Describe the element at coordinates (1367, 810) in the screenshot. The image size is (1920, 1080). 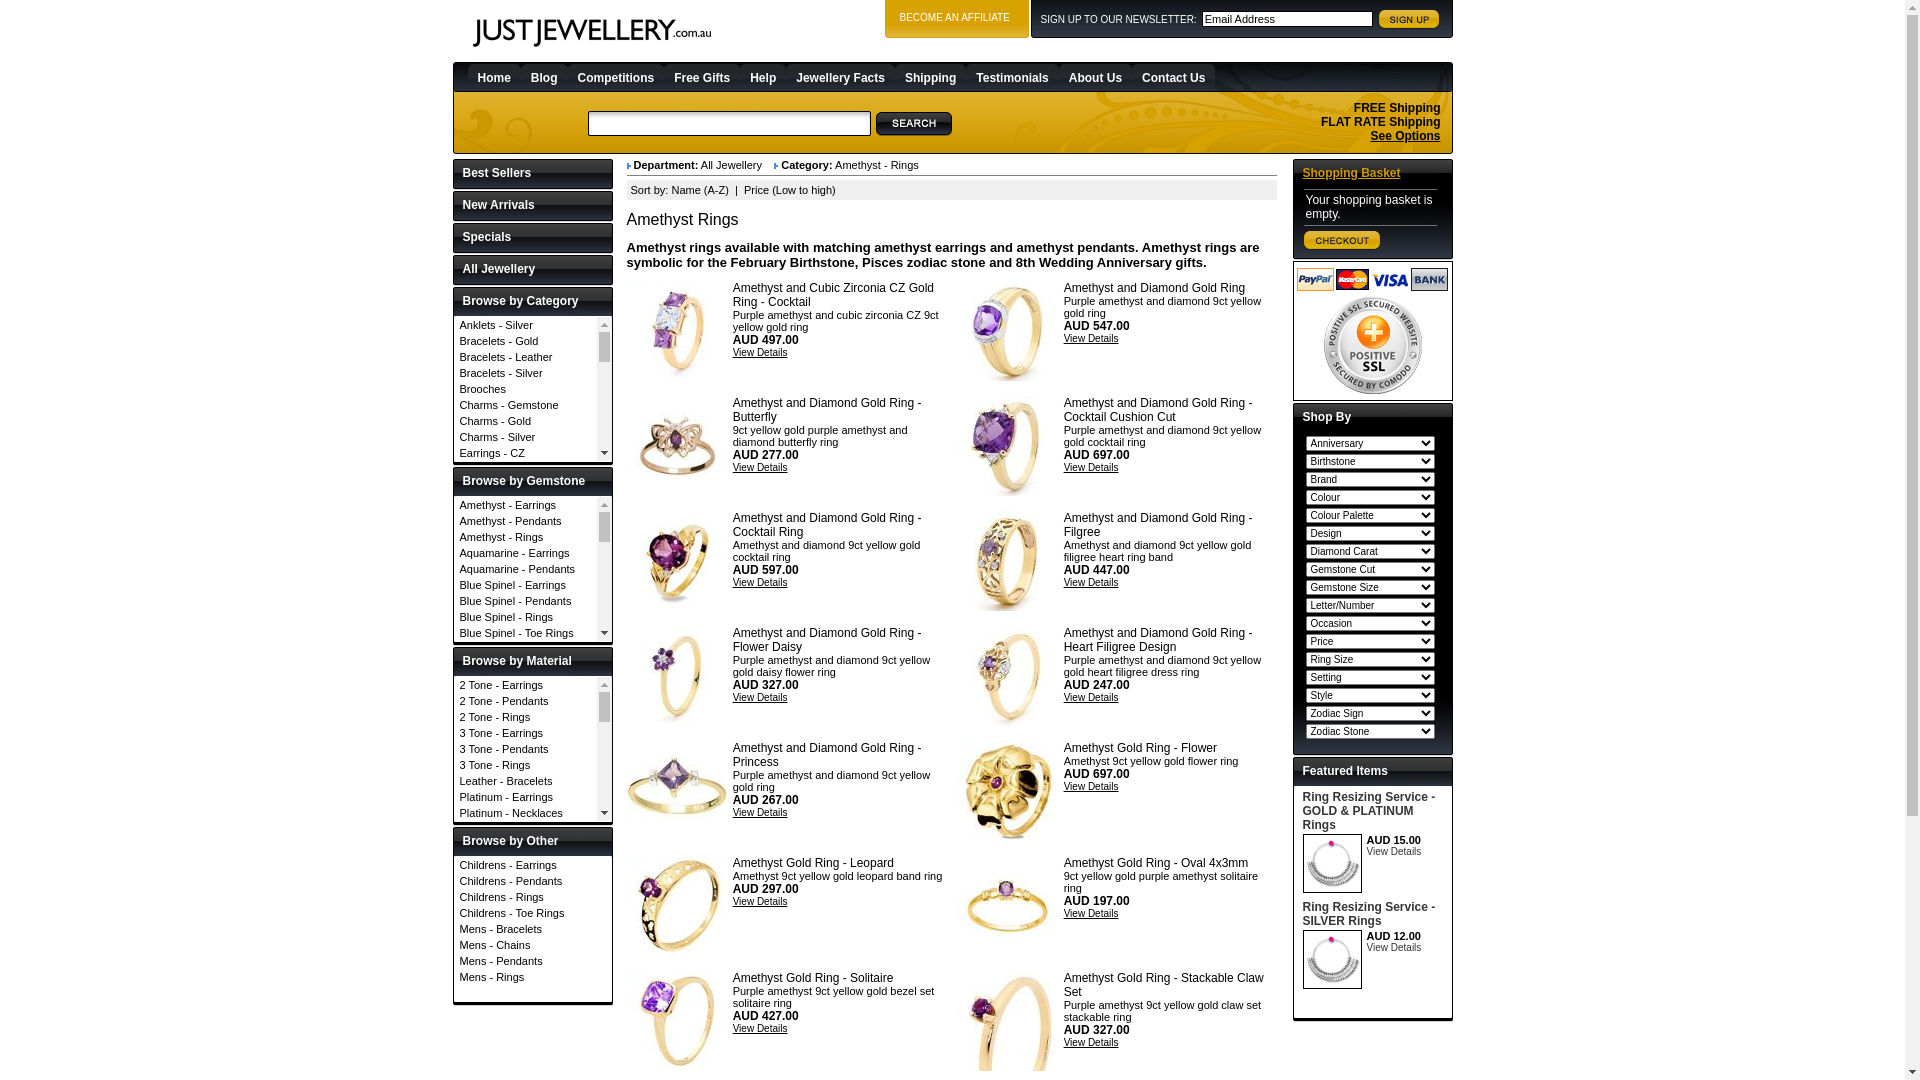
I see `'Ring Resizing Service - GOLD & PLATINUM Rings'` at that location.